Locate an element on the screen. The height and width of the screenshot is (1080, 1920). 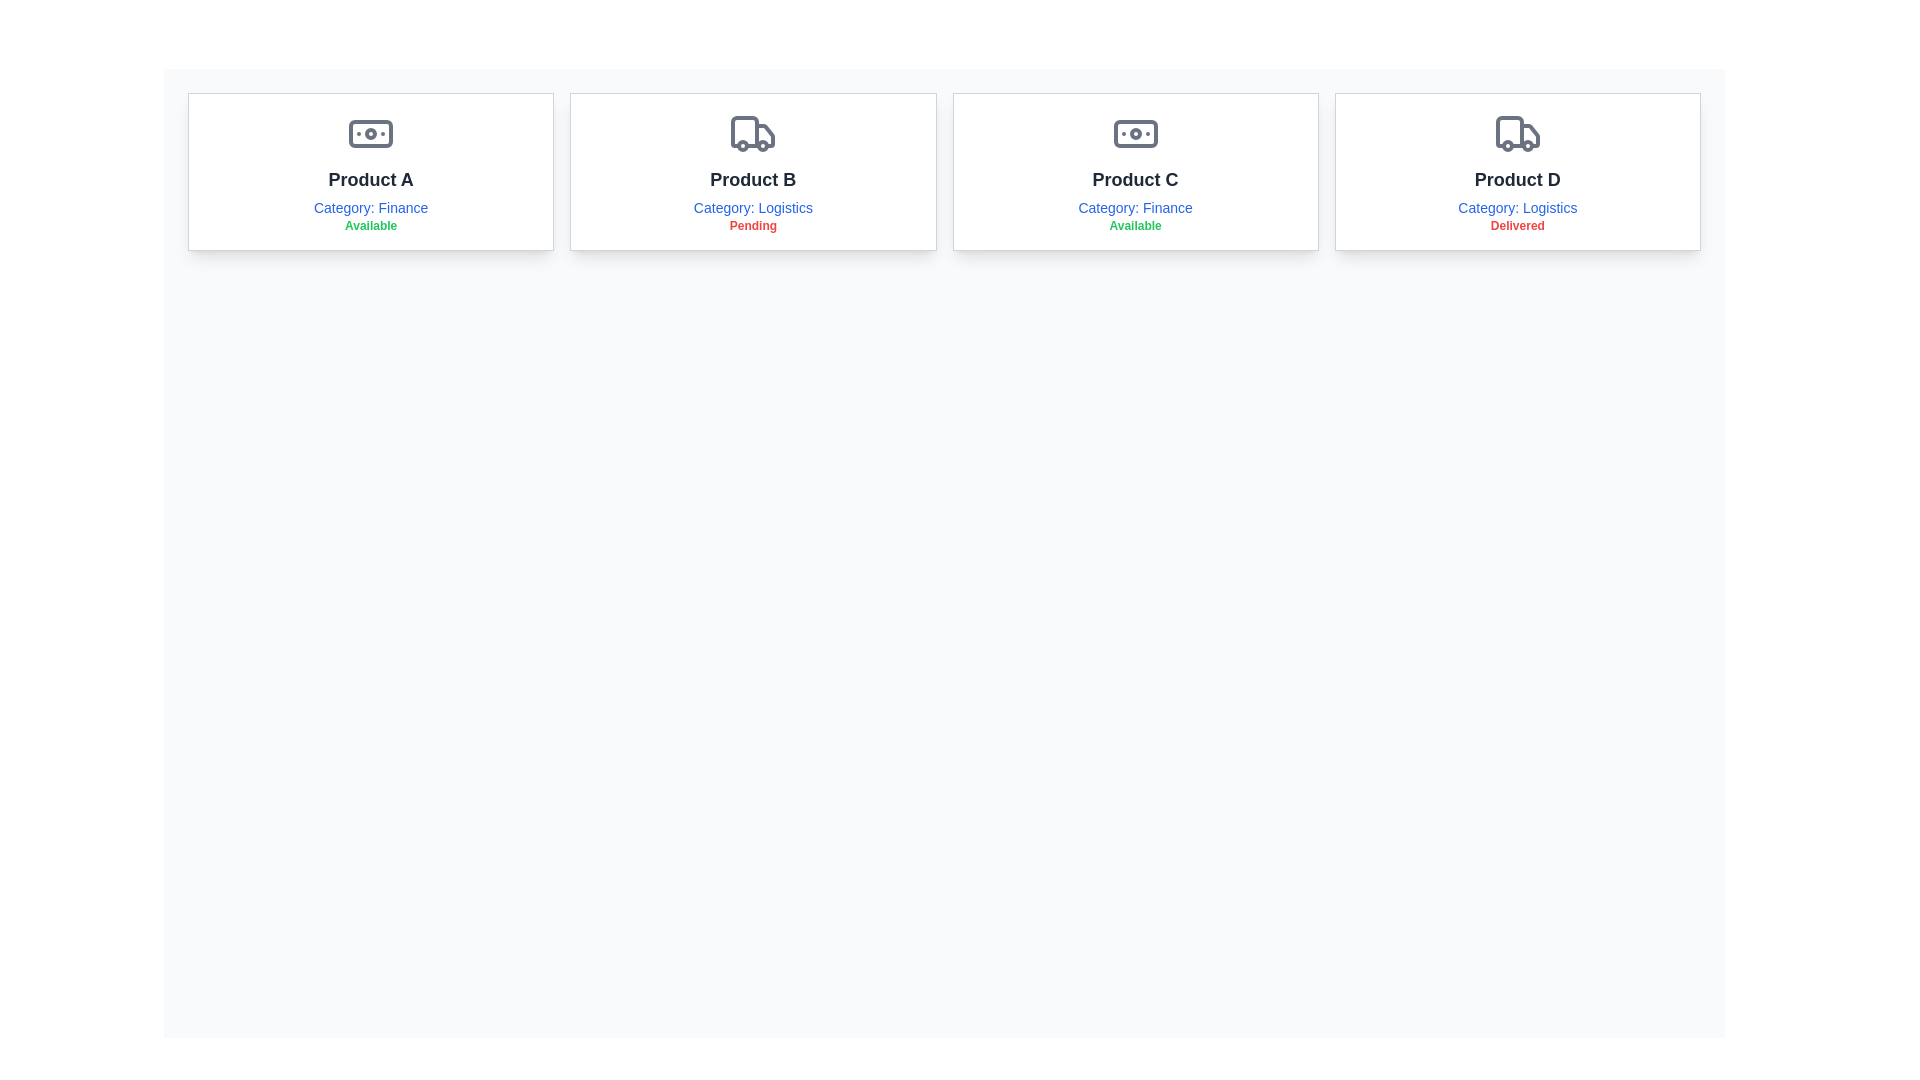
the icon representing 'Product A' is located at coordinates (371, 134).